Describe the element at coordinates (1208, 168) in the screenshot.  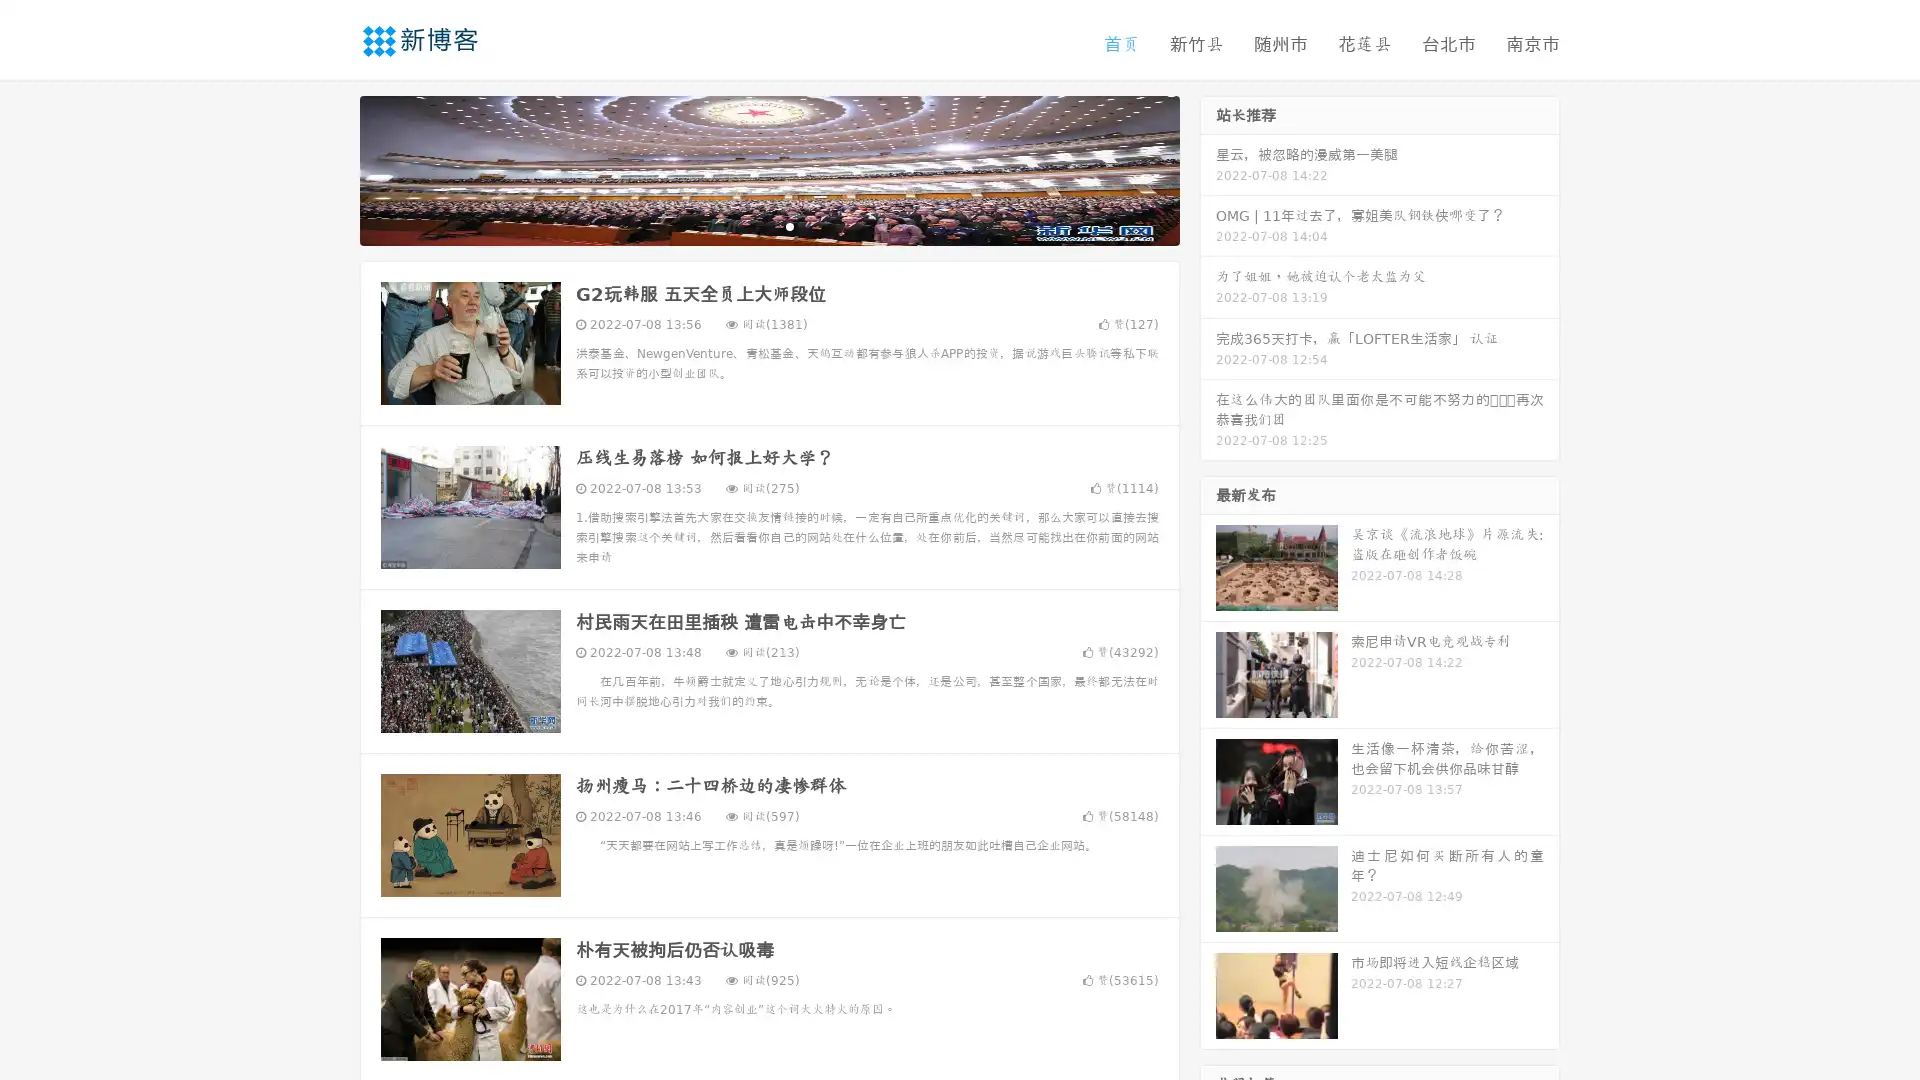
I see `Next slide` at that location.